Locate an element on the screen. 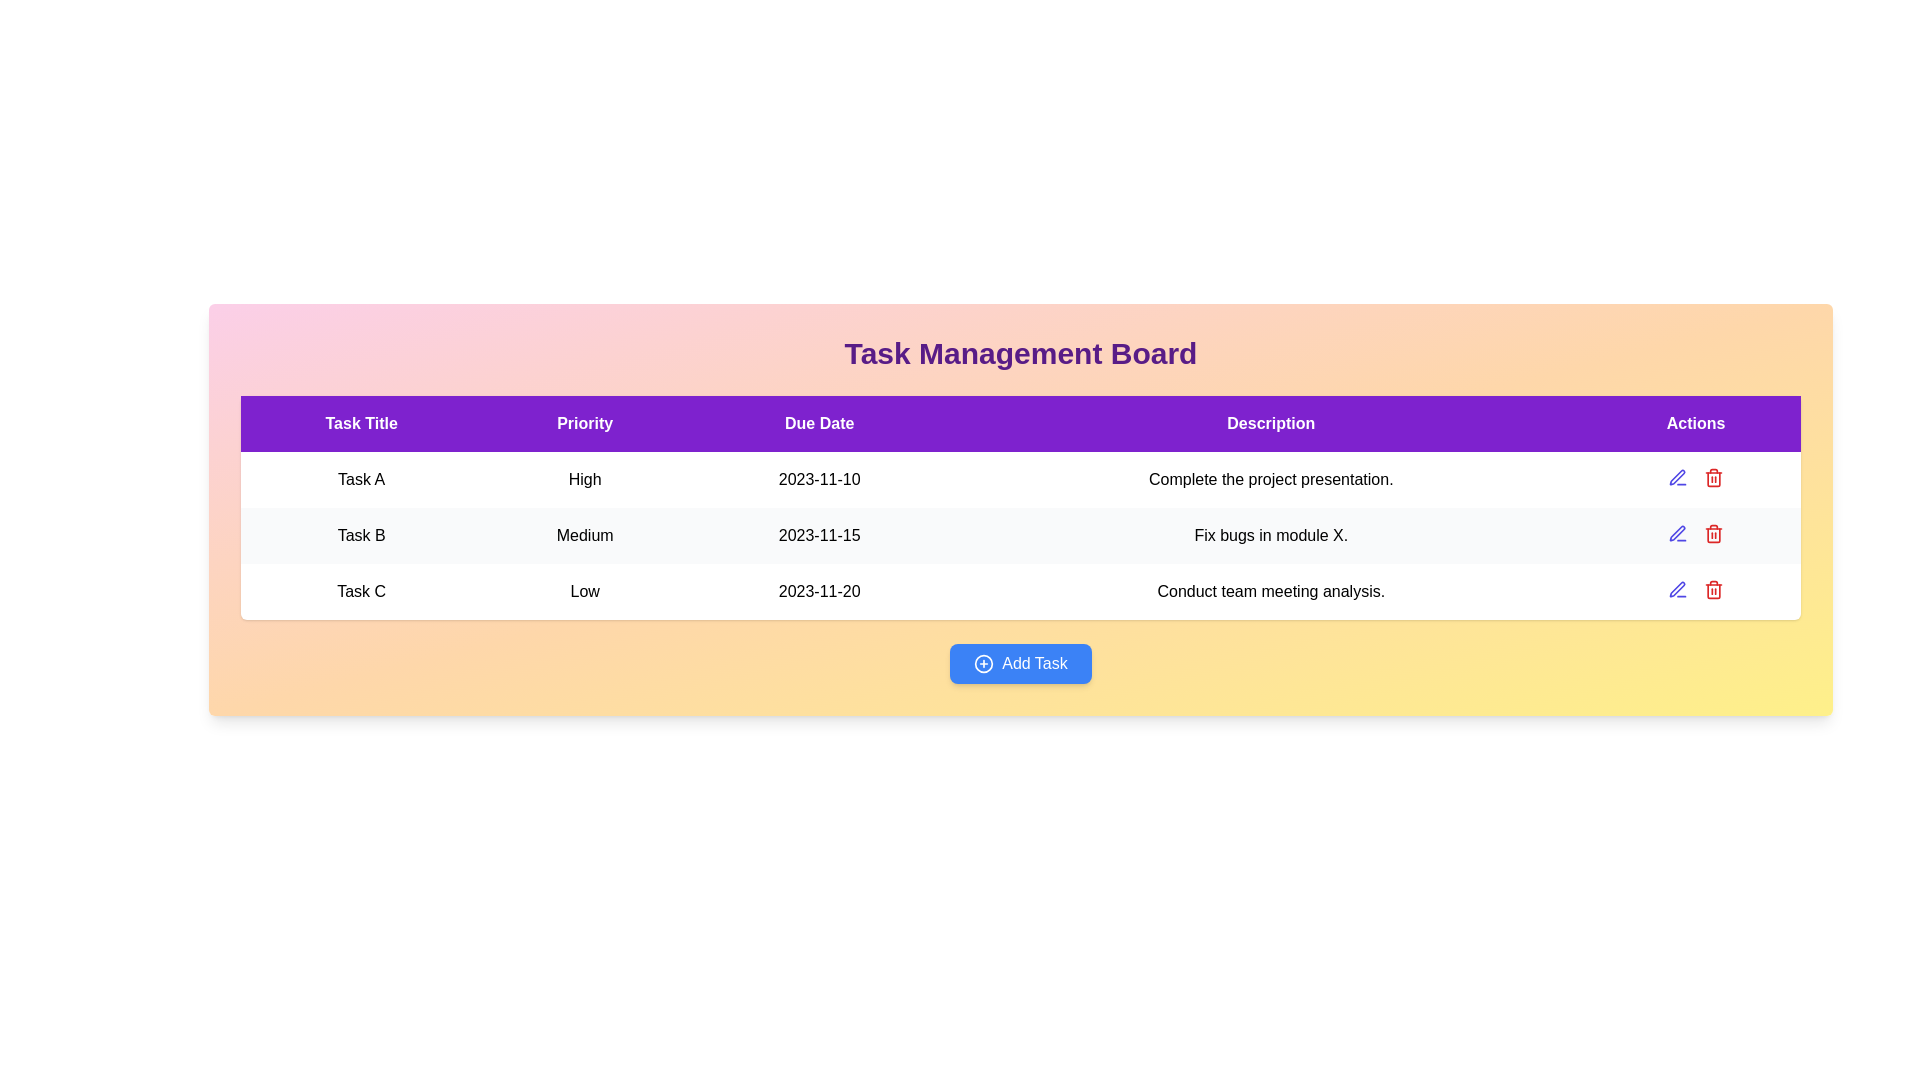  the text label header indicating the column containing task descriptions, which is the fourth item in the table header, positioned between 'Due Date' and 'Actions' is located at coordinates (1270, 423).